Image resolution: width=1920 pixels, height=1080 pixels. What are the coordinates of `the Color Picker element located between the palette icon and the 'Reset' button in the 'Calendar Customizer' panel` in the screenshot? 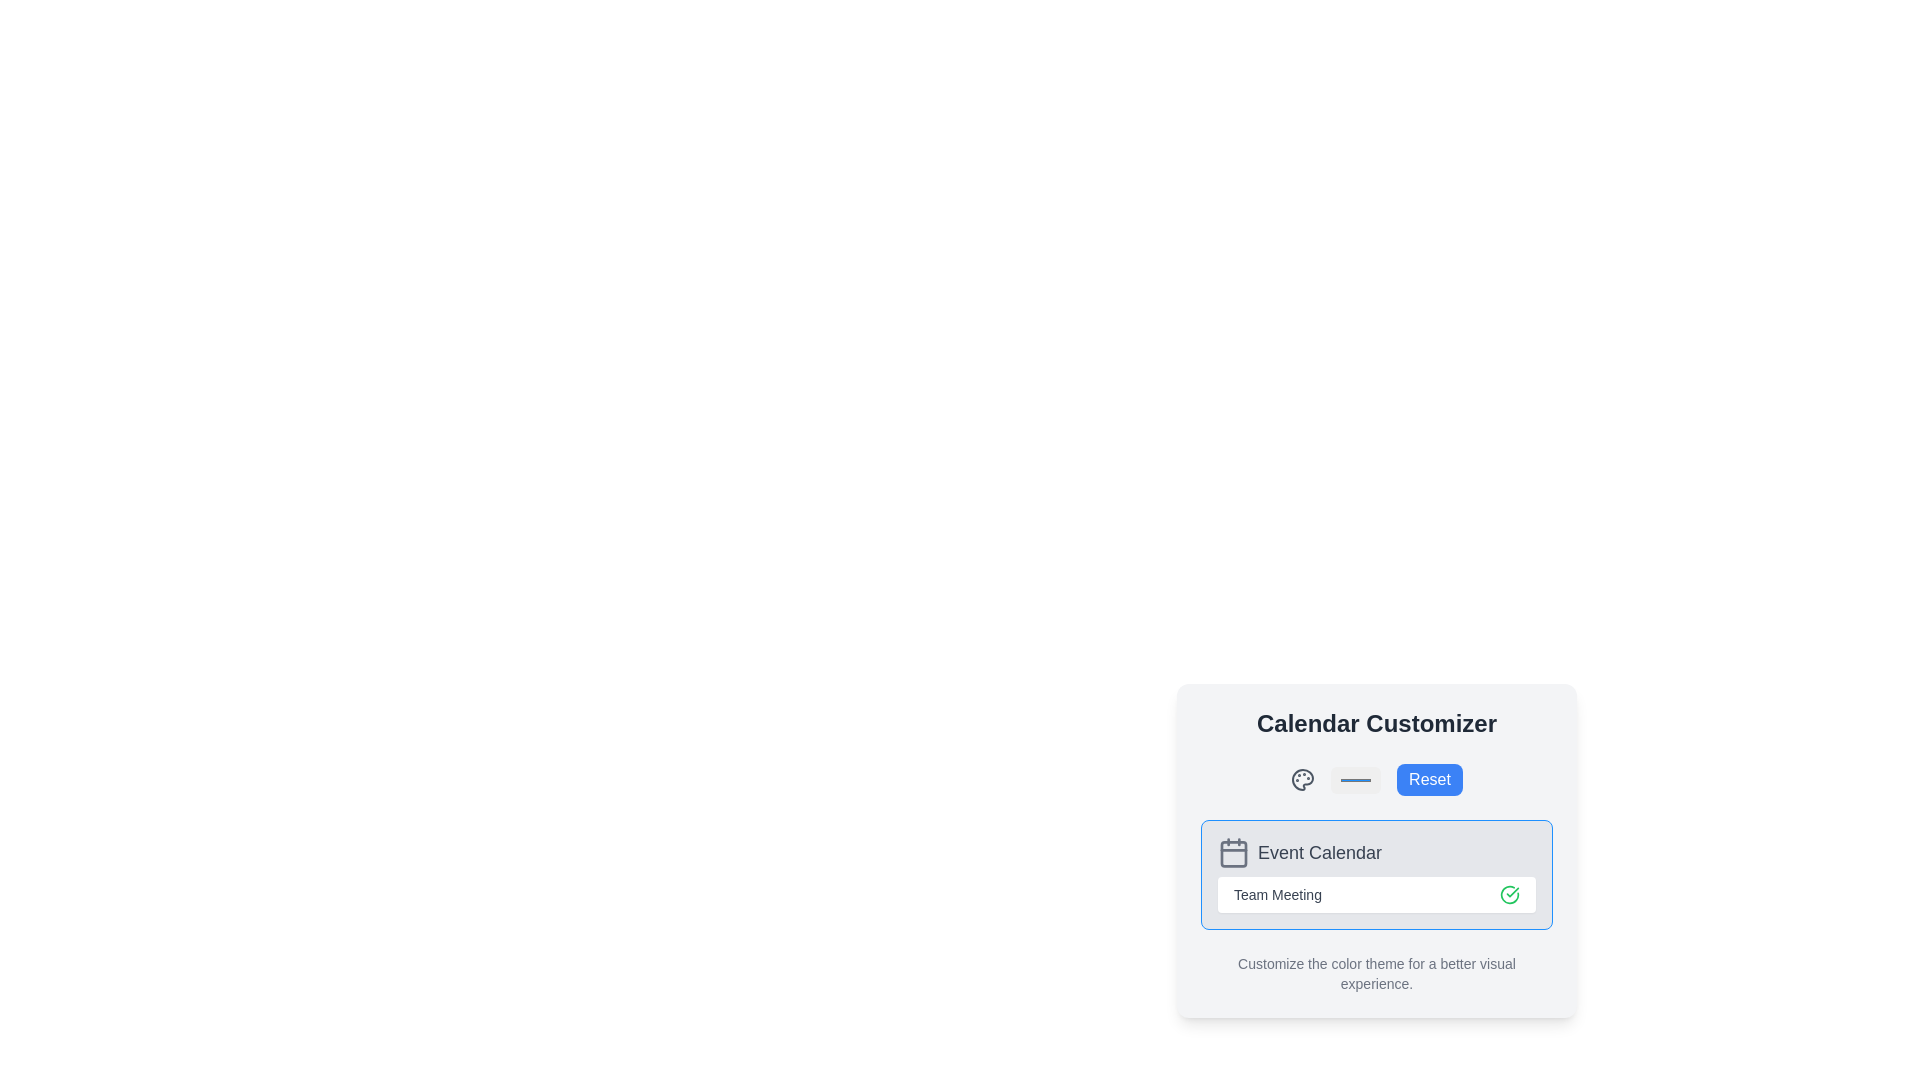 It's located at (1356, 778).